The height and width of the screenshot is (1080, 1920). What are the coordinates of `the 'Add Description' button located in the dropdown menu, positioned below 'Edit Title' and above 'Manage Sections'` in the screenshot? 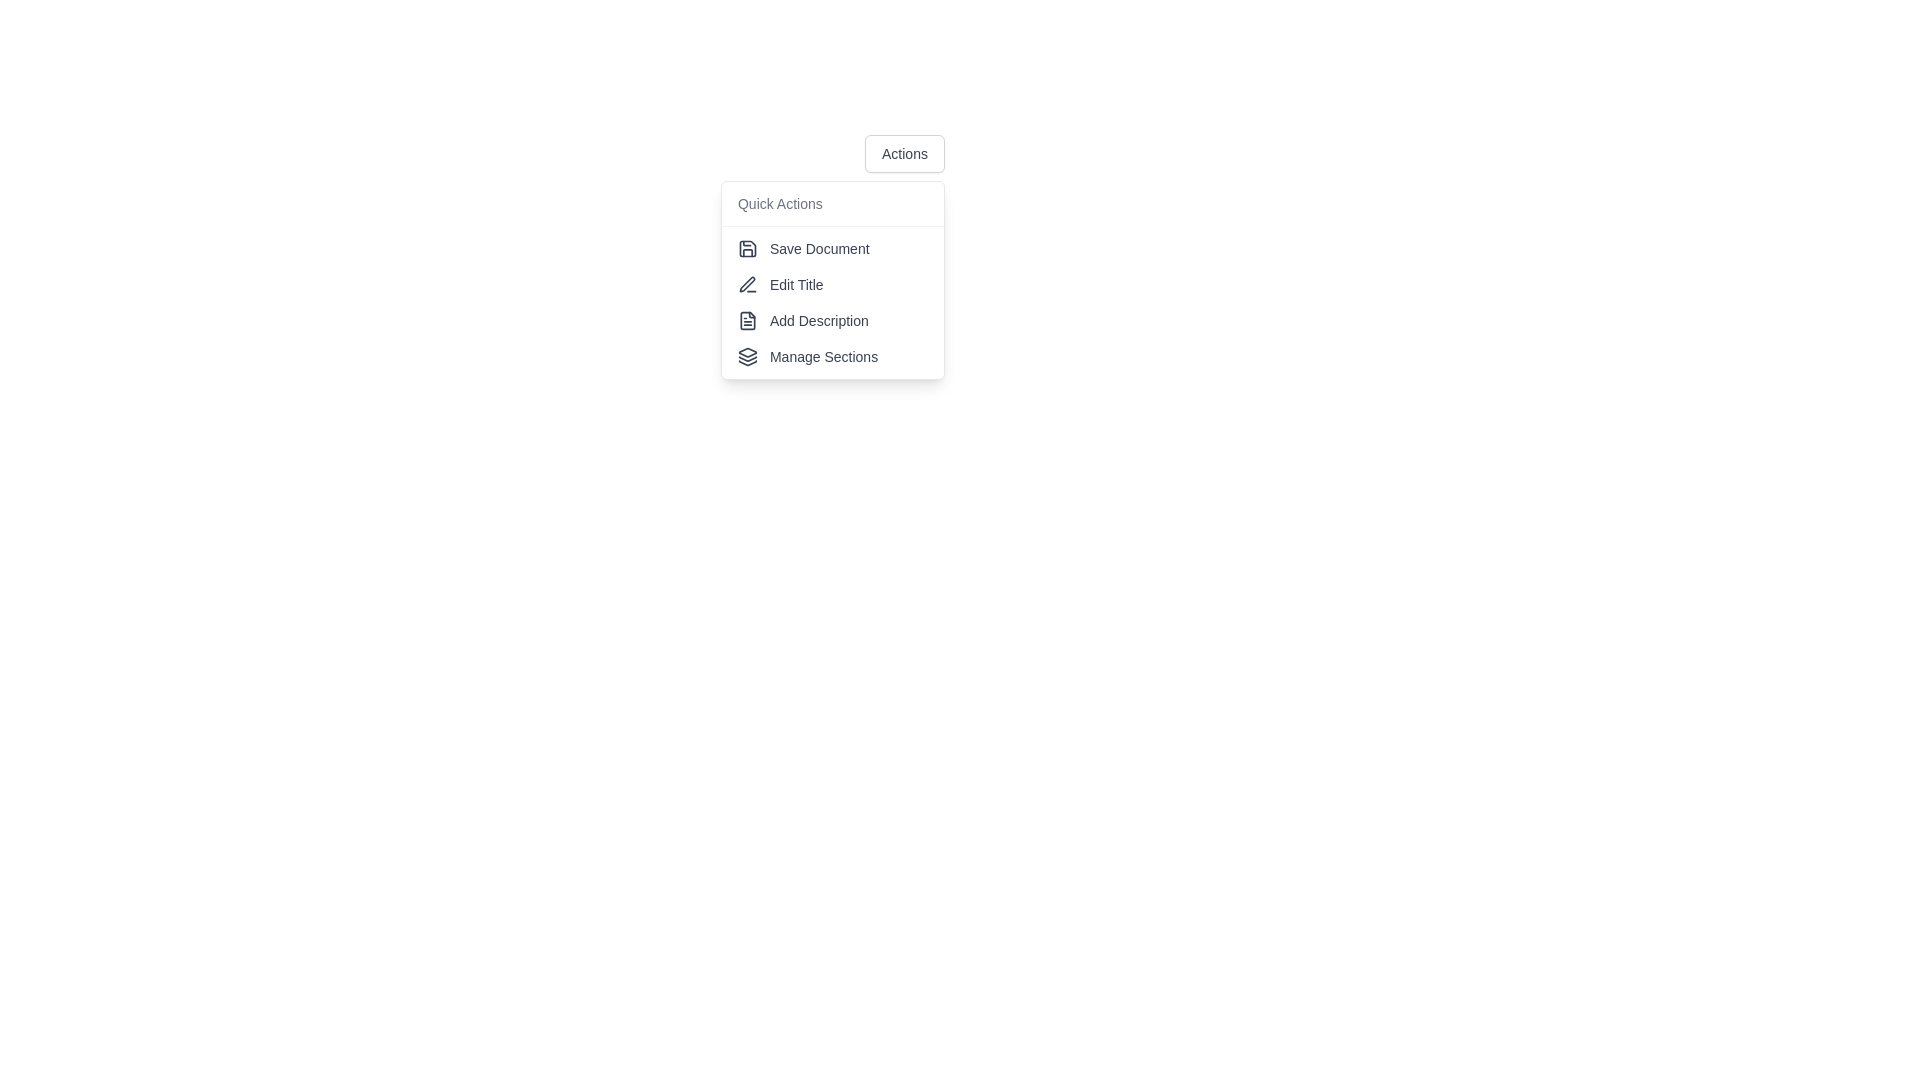 It's located at (832, 319).